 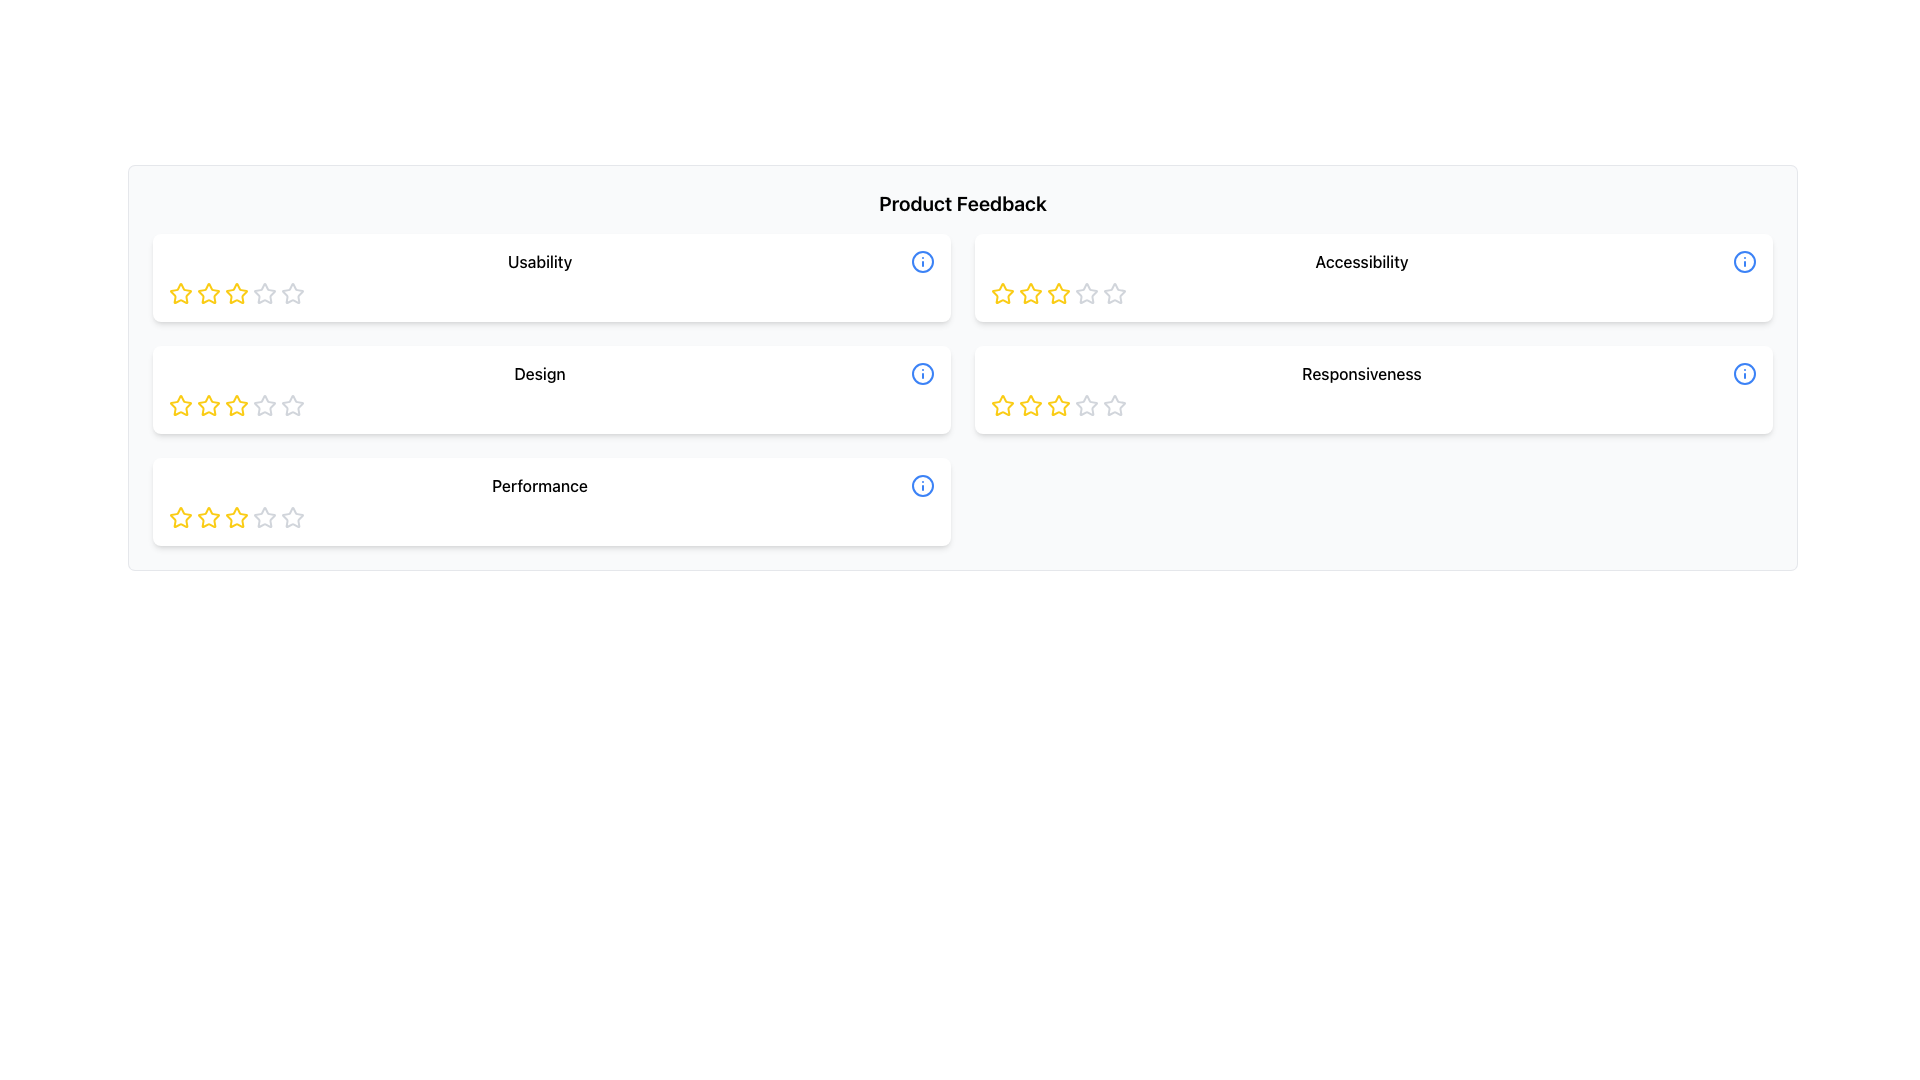 What do you see at coordinates (1113, 405) in the screenshot?
I see `the eighth gray star icon in the 'Responsiveness' feedback section` at bounding box center [1113, 405].